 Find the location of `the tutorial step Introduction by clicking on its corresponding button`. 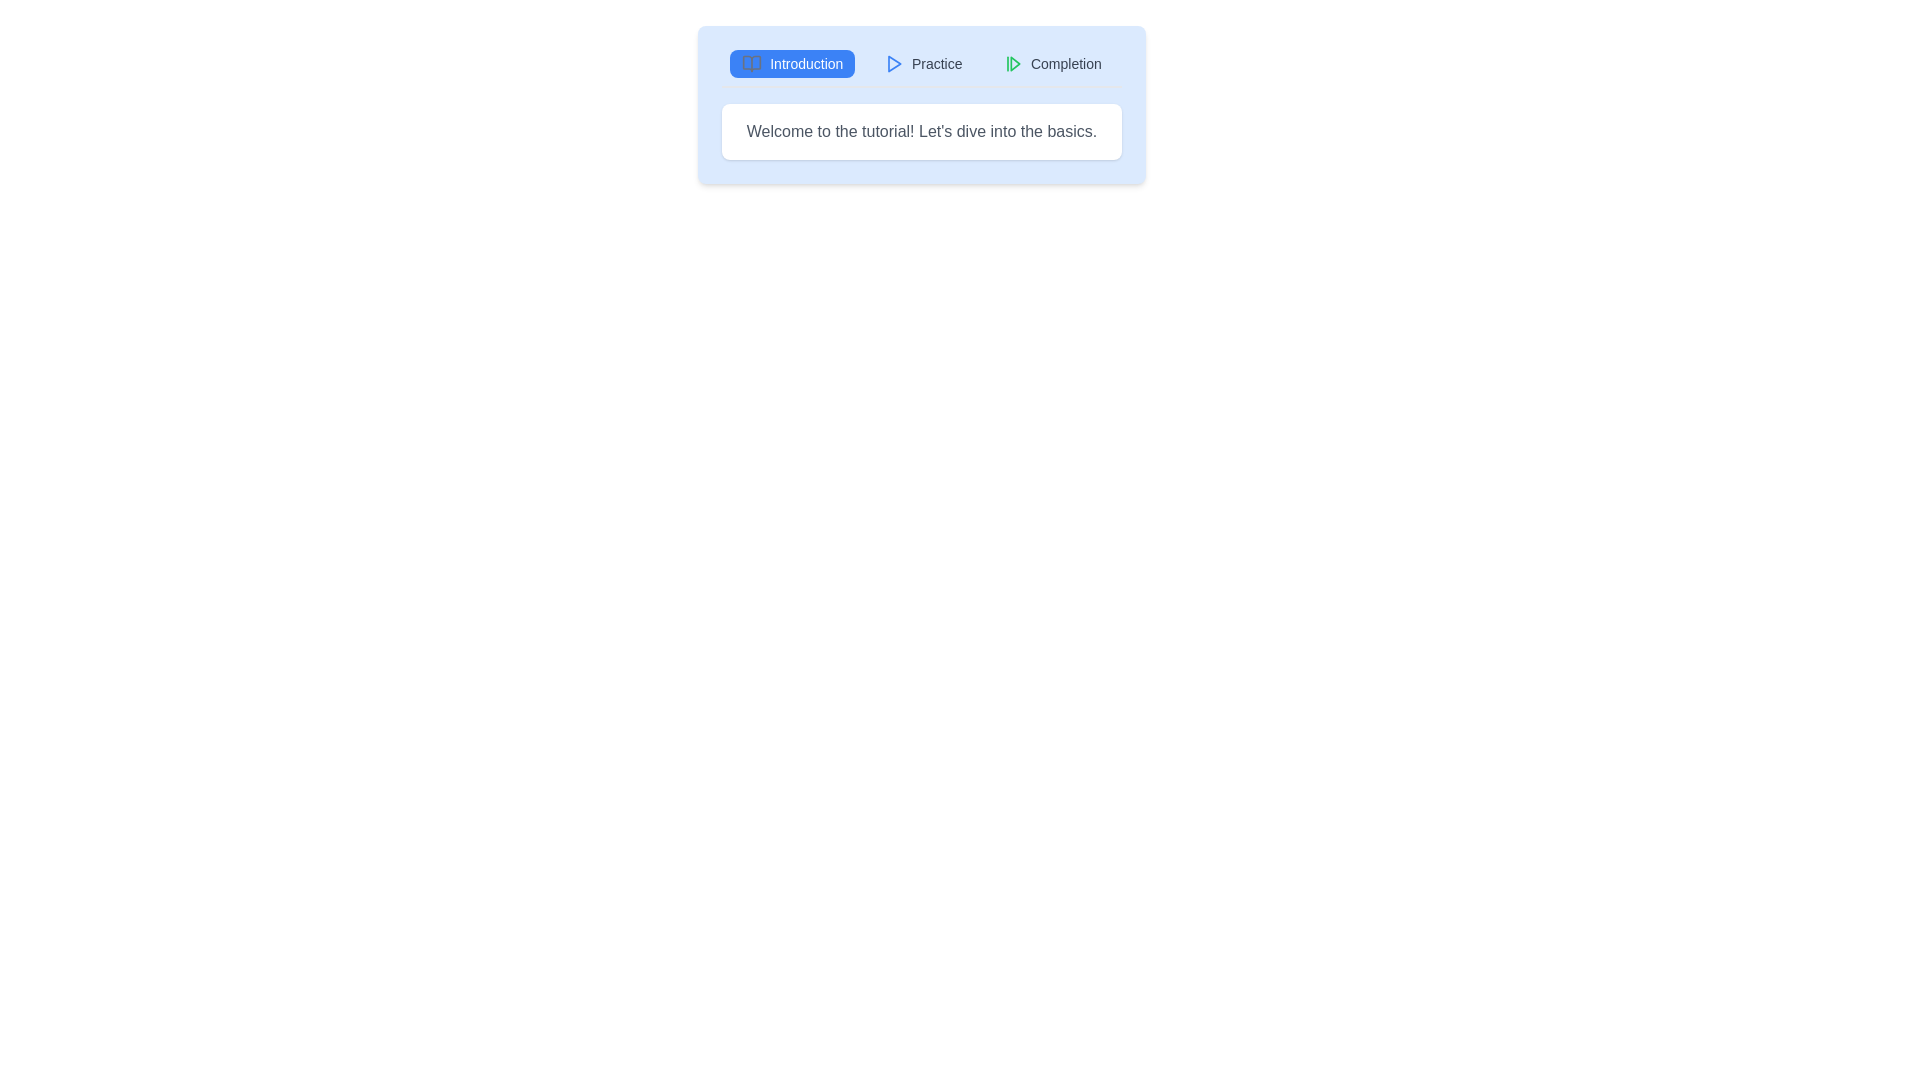

the tutorial step Introduction by clicking on its corresponding button is located at coordinates (791, 63).